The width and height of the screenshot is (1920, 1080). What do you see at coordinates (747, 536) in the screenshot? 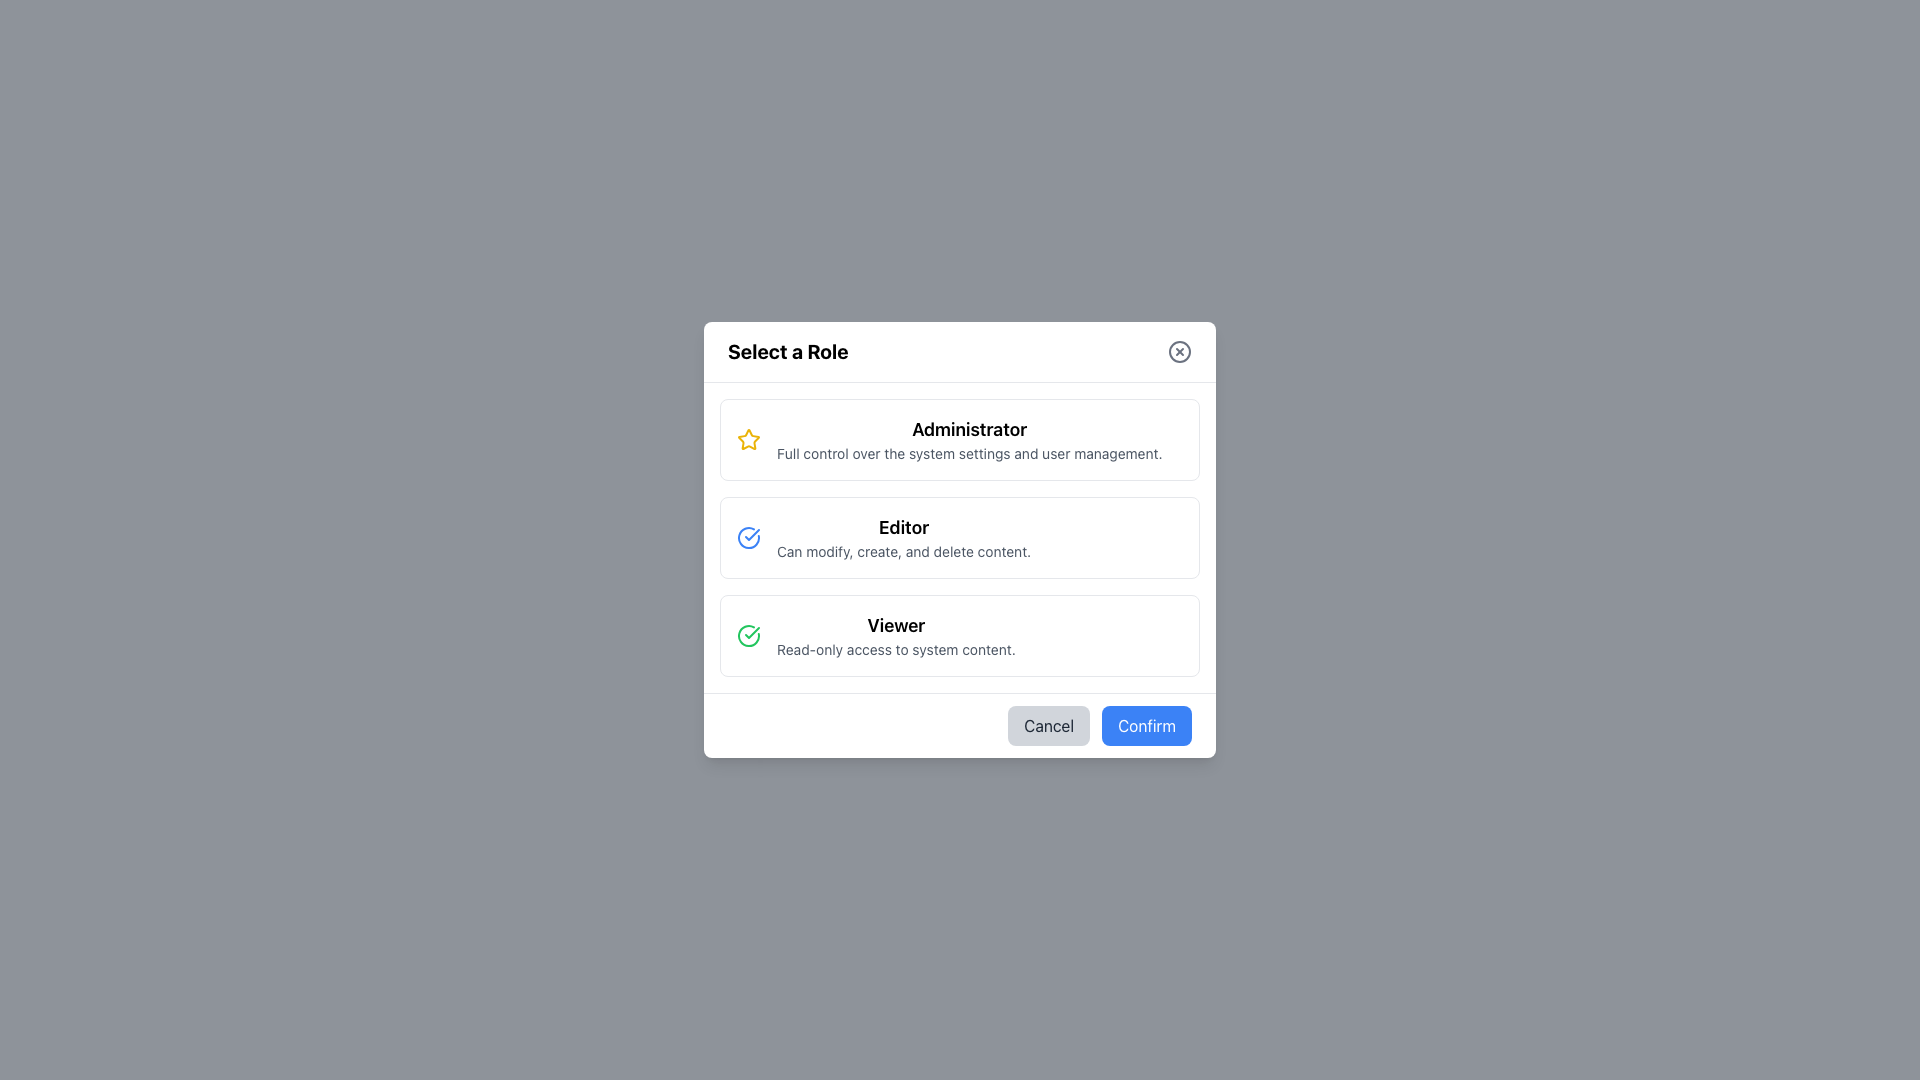
I see `the 'Editor' role selection icon located in the 'Select a Role' dialog box, positioned to the left of the text 'Editor'` at bounding box center [747, 536].